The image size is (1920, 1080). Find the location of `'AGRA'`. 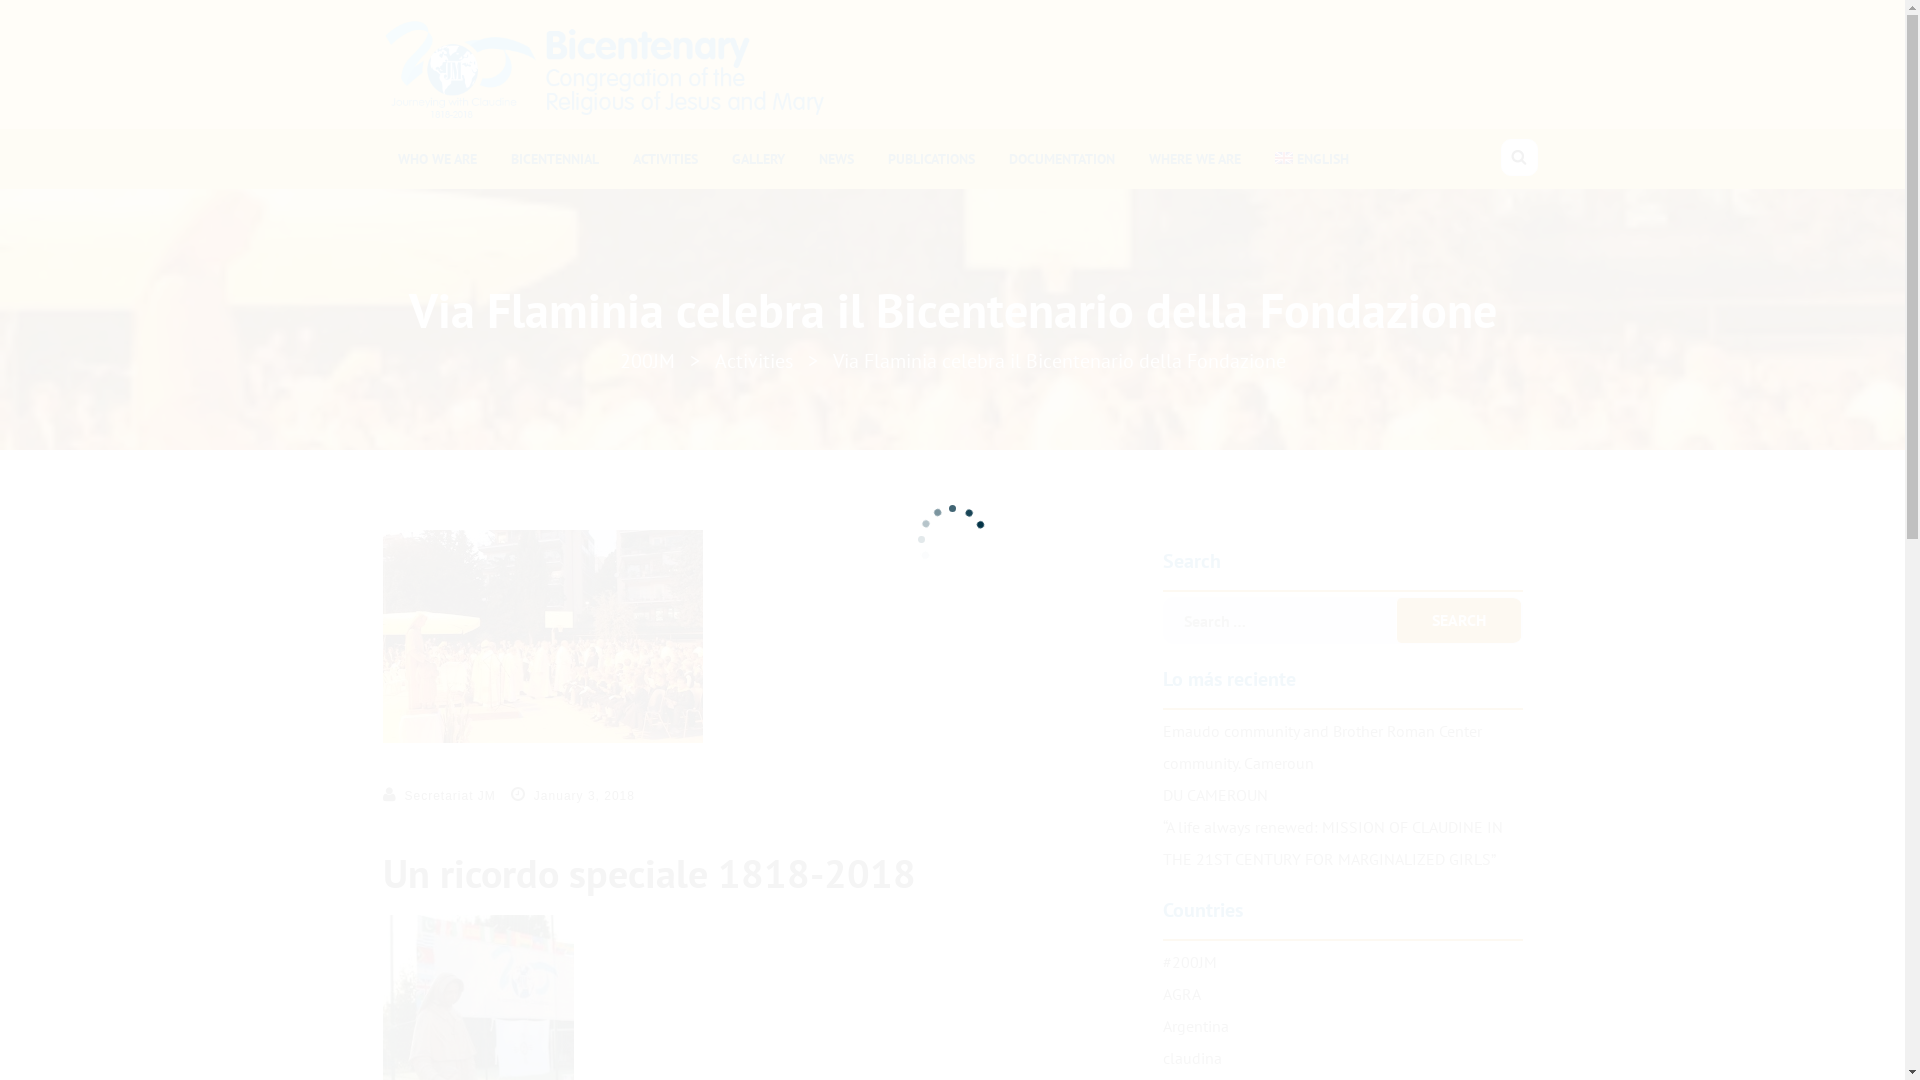

'AGRA' is located at coordinates (1180, 994).